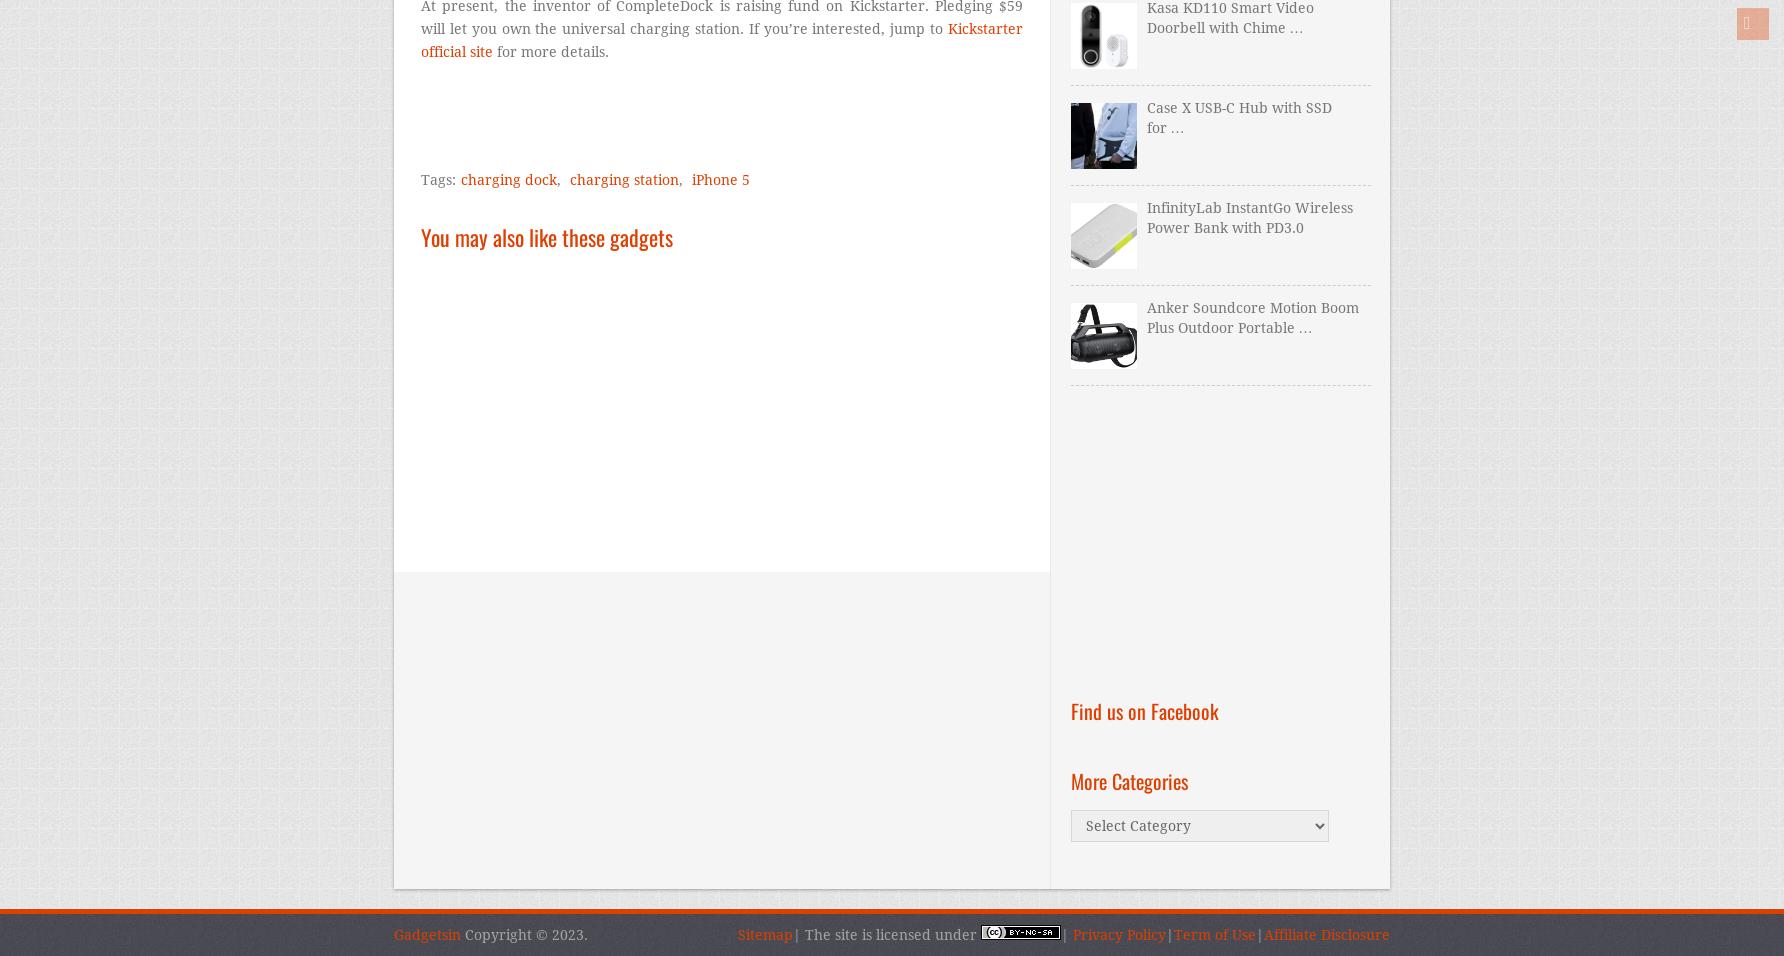 The height and width of the screenshot is (956, 1784). I want to click on 'for more details.', so click(551, 51).